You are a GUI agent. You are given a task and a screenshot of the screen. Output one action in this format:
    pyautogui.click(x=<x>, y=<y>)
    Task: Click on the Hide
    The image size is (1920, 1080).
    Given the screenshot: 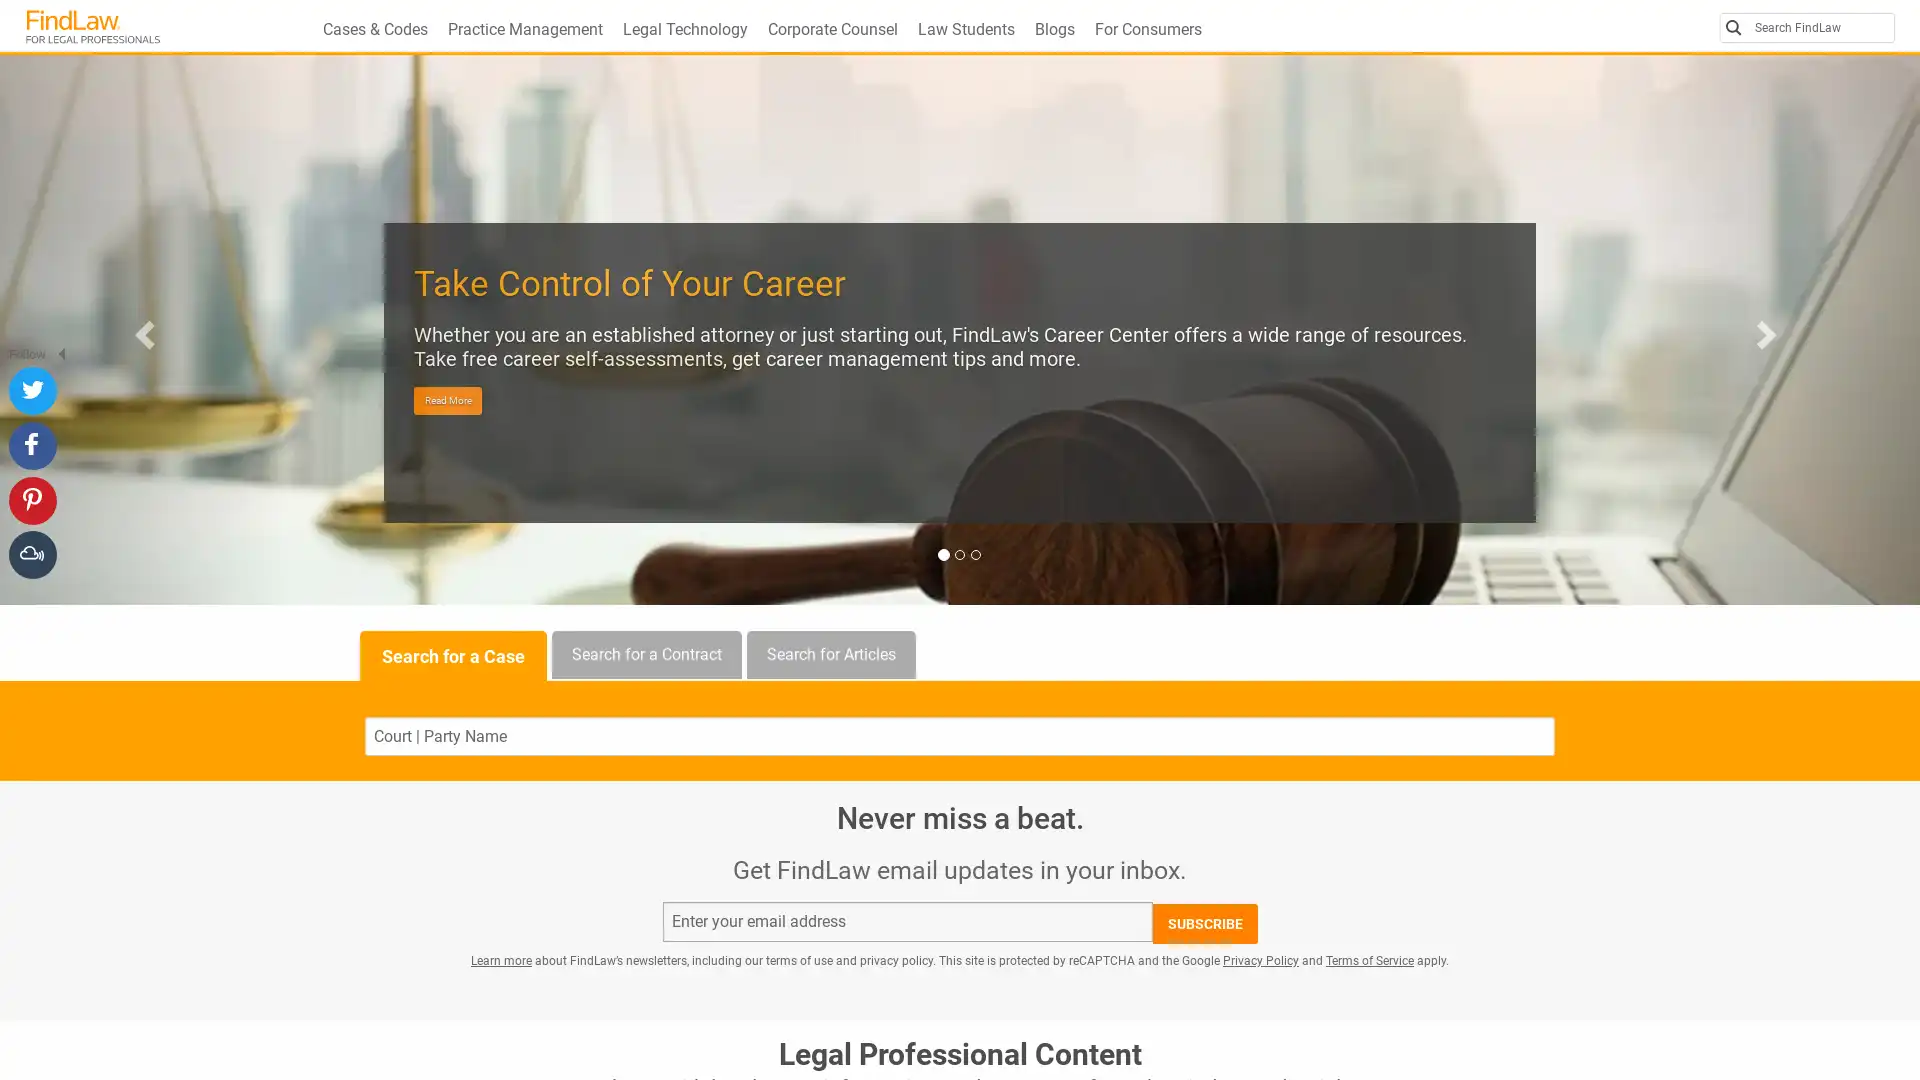 What is the action you would take?
    pyautogui.click(x=62, y=353)
    